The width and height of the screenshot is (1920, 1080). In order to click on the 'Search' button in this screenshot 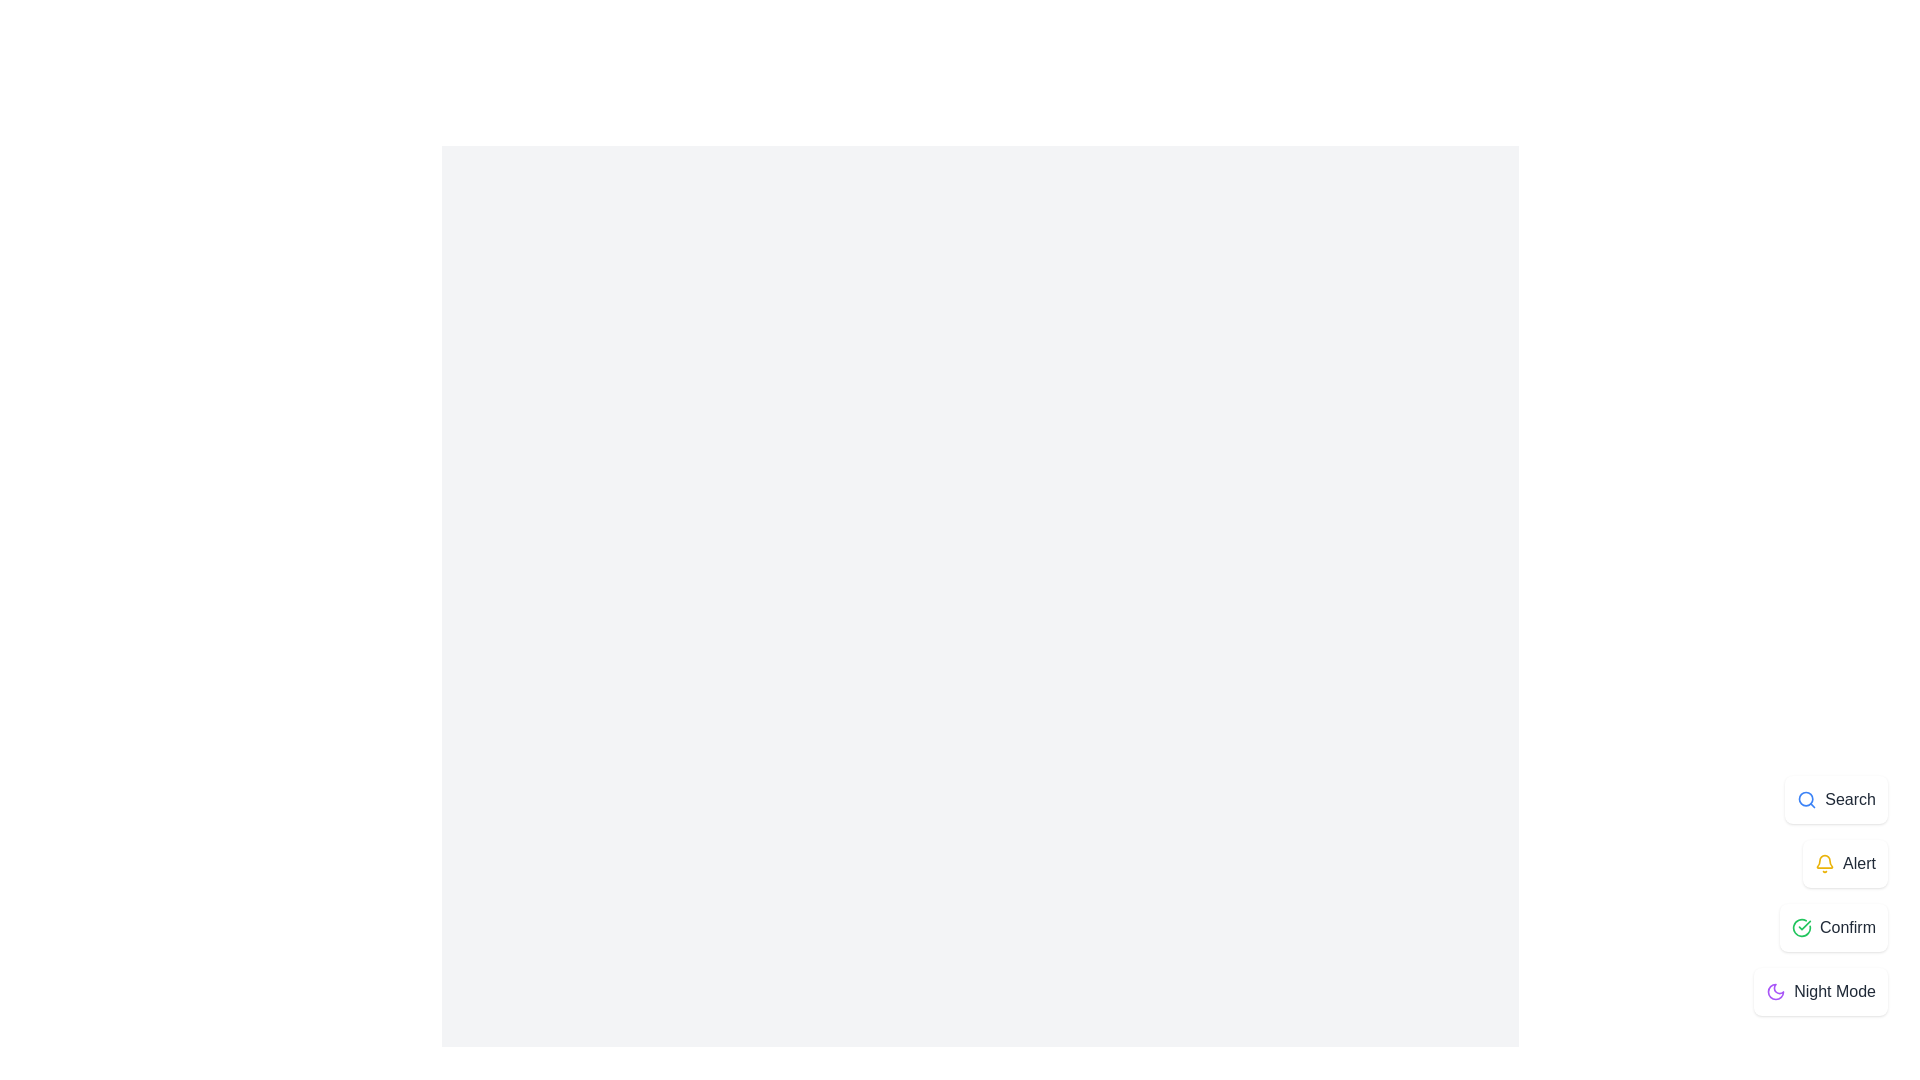, I will do `click(1836, 798)`.